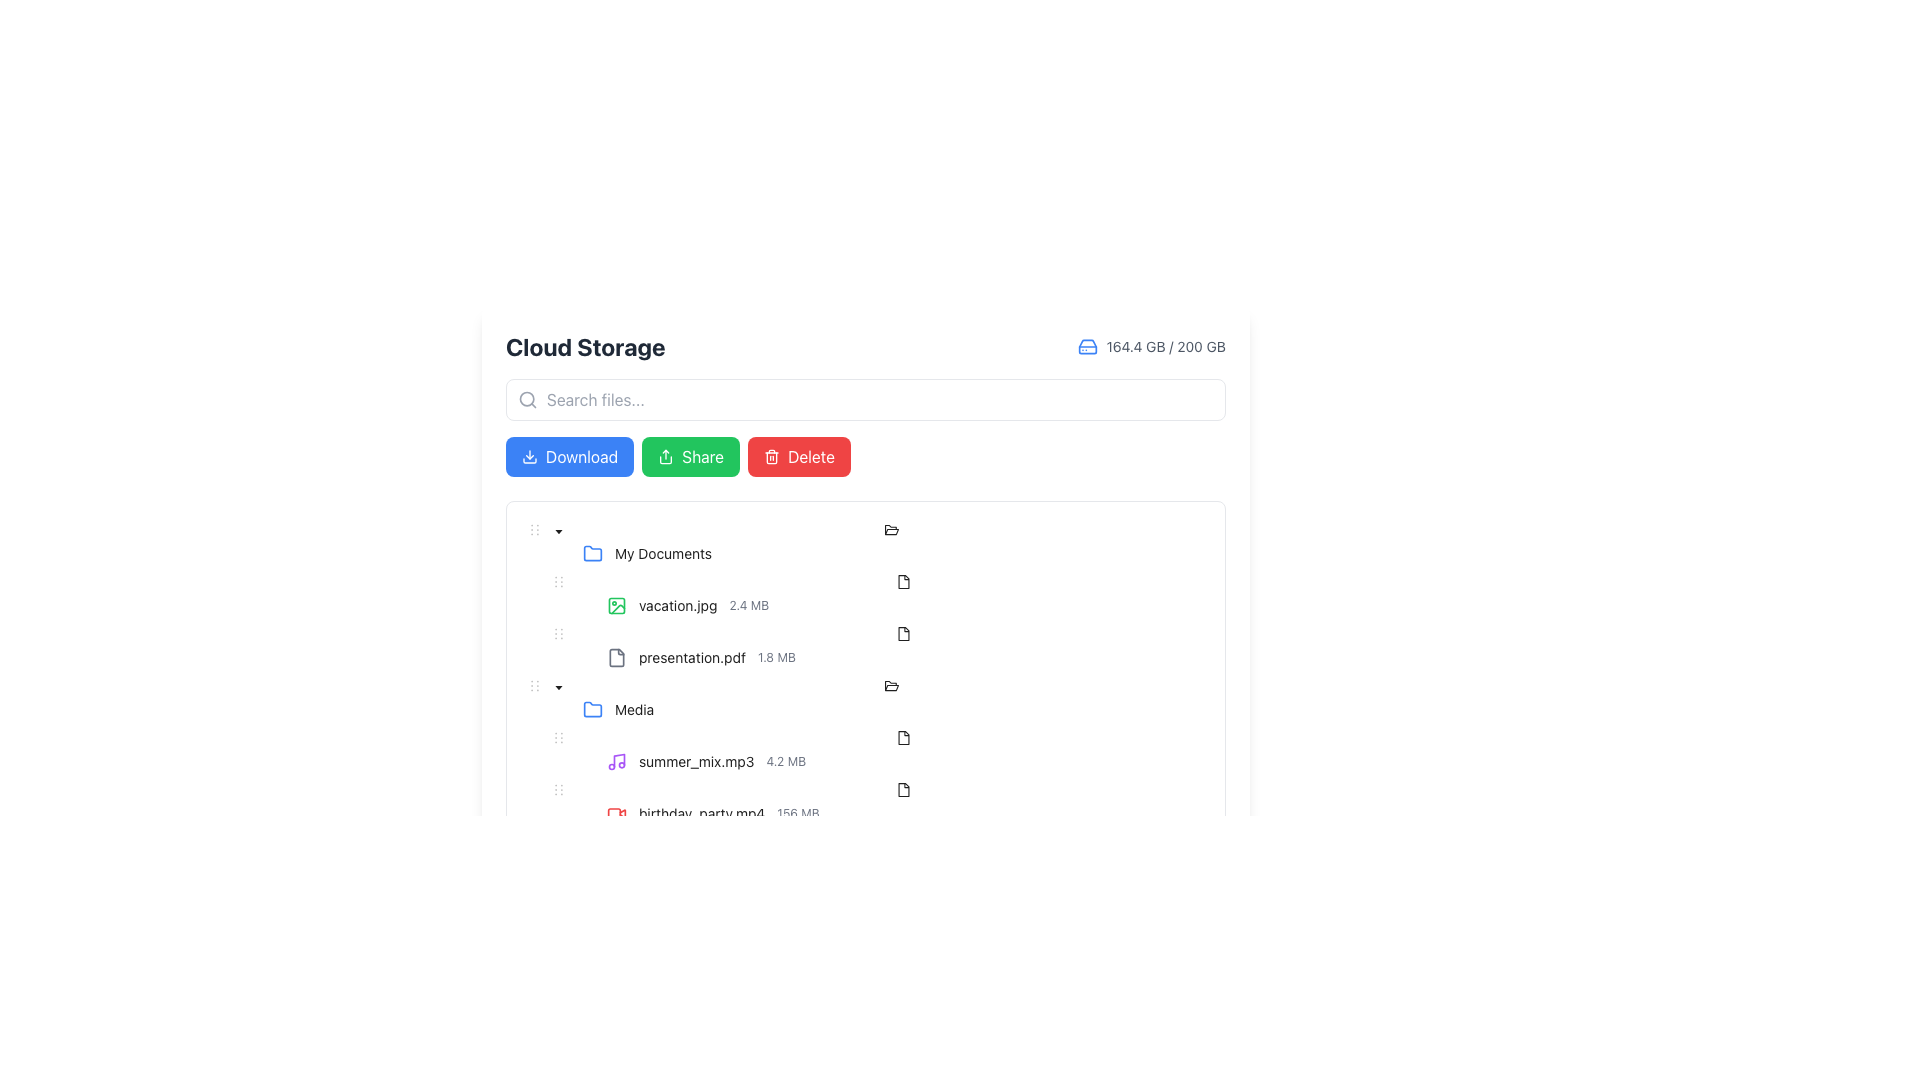  What do you see at coordinates (529, 456) in the screenshot?
I see `the download icon located to the left of the 'Download' button in the header section of the application` at bounding box center [529, 456].